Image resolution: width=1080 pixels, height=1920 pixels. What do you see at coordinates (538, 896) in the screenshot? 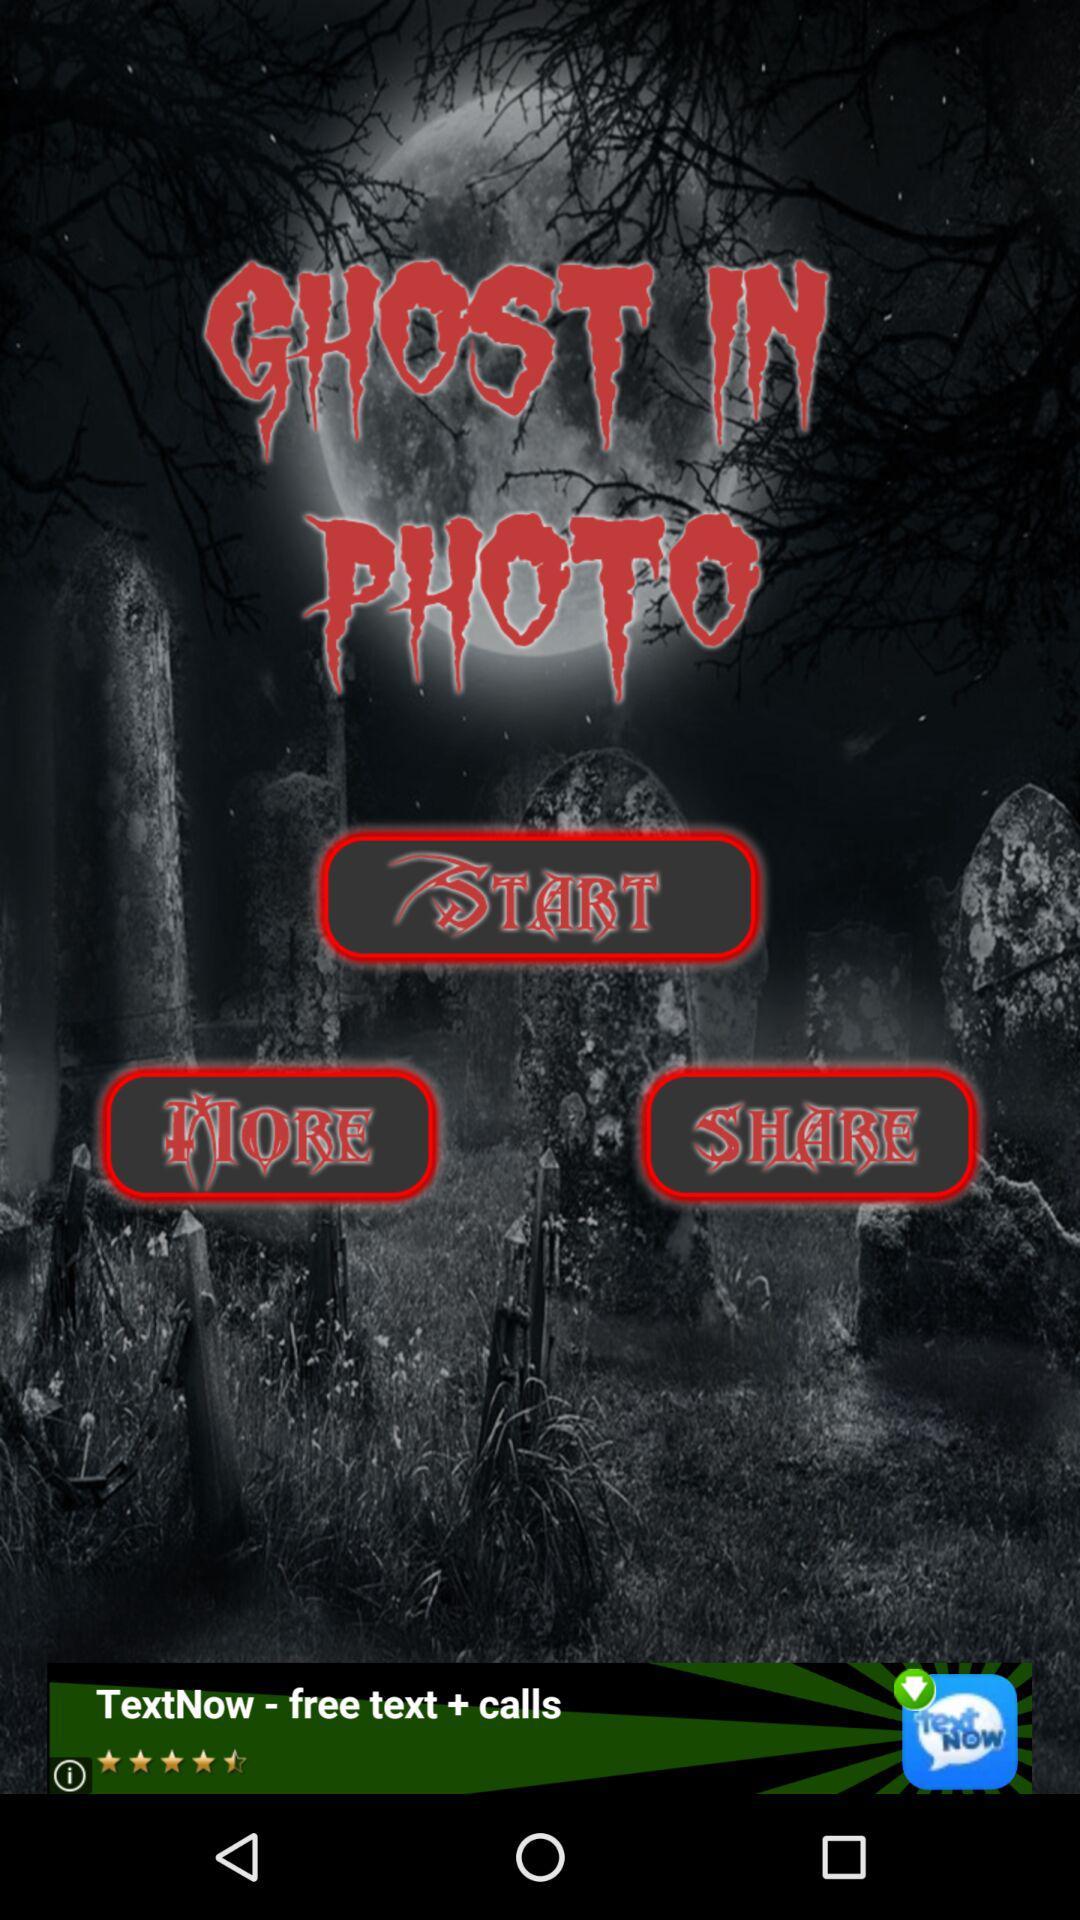
I see `play option` at bounding box center [538, 896].